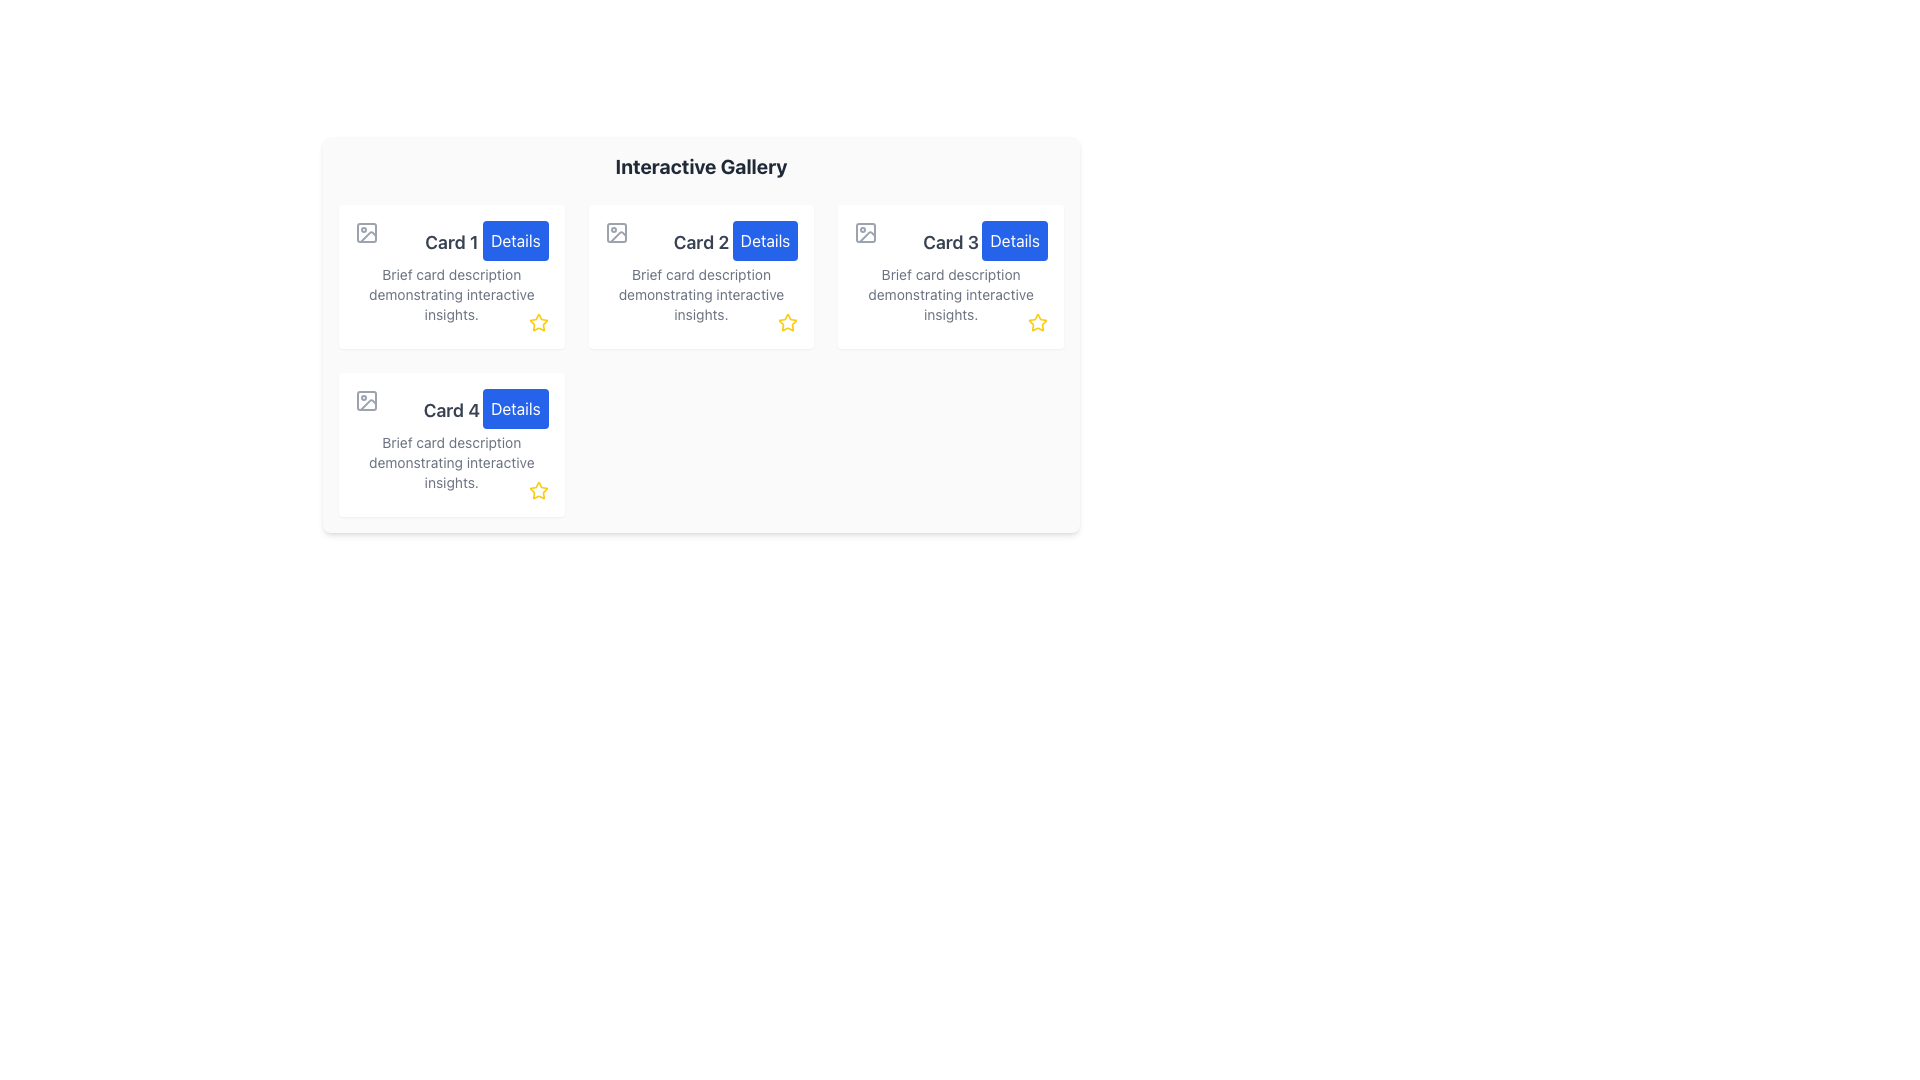 The width and height of the screenshot is (1920, 1080). What do you see at coordinates (828, 331) in the screenshot?
I see `the tooltip displaying 'Additional card details and options can be expanded here.' which appears below the 'Details' button of Card 2 in the interactive gallery layout` at bounding box center [828, 331].